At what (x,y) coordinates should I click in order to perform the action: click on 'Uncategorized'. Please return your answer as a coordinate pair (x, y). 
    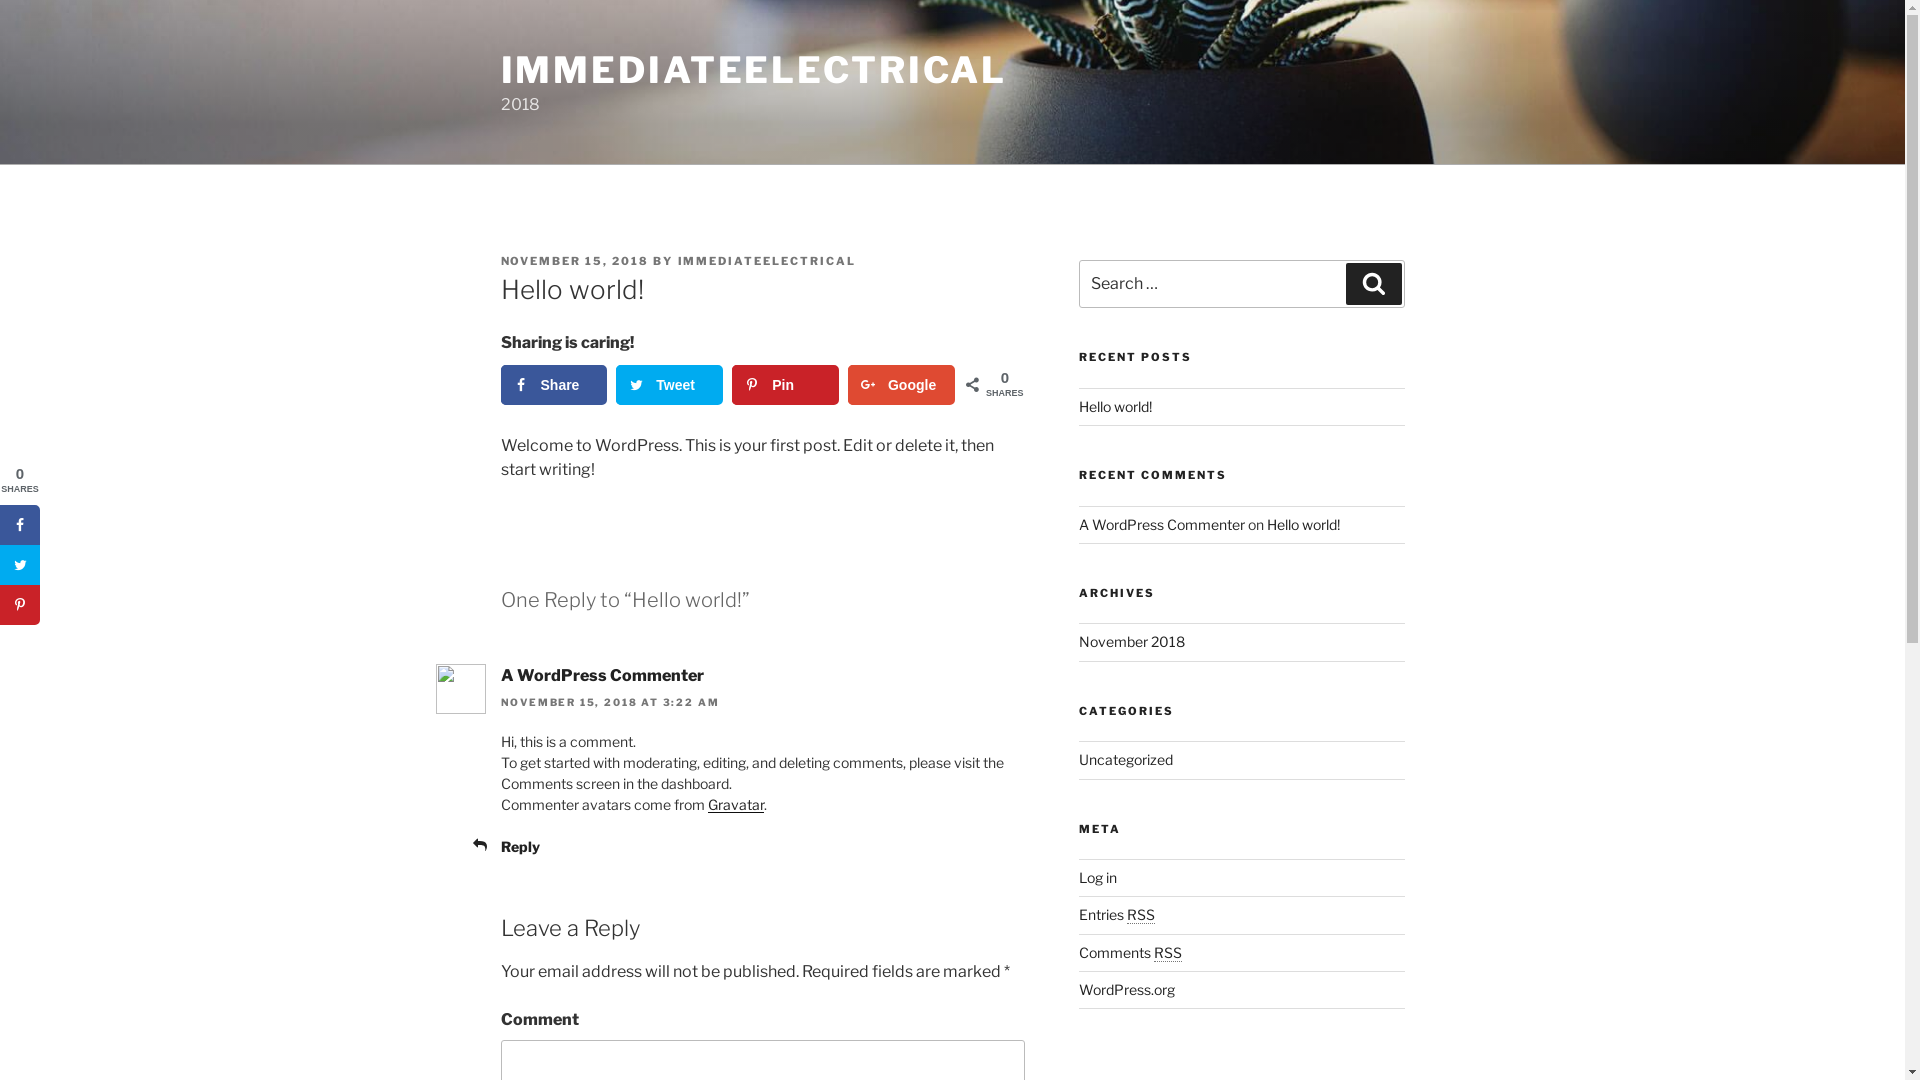
    Looking at the image, I should click on (1126, 759).